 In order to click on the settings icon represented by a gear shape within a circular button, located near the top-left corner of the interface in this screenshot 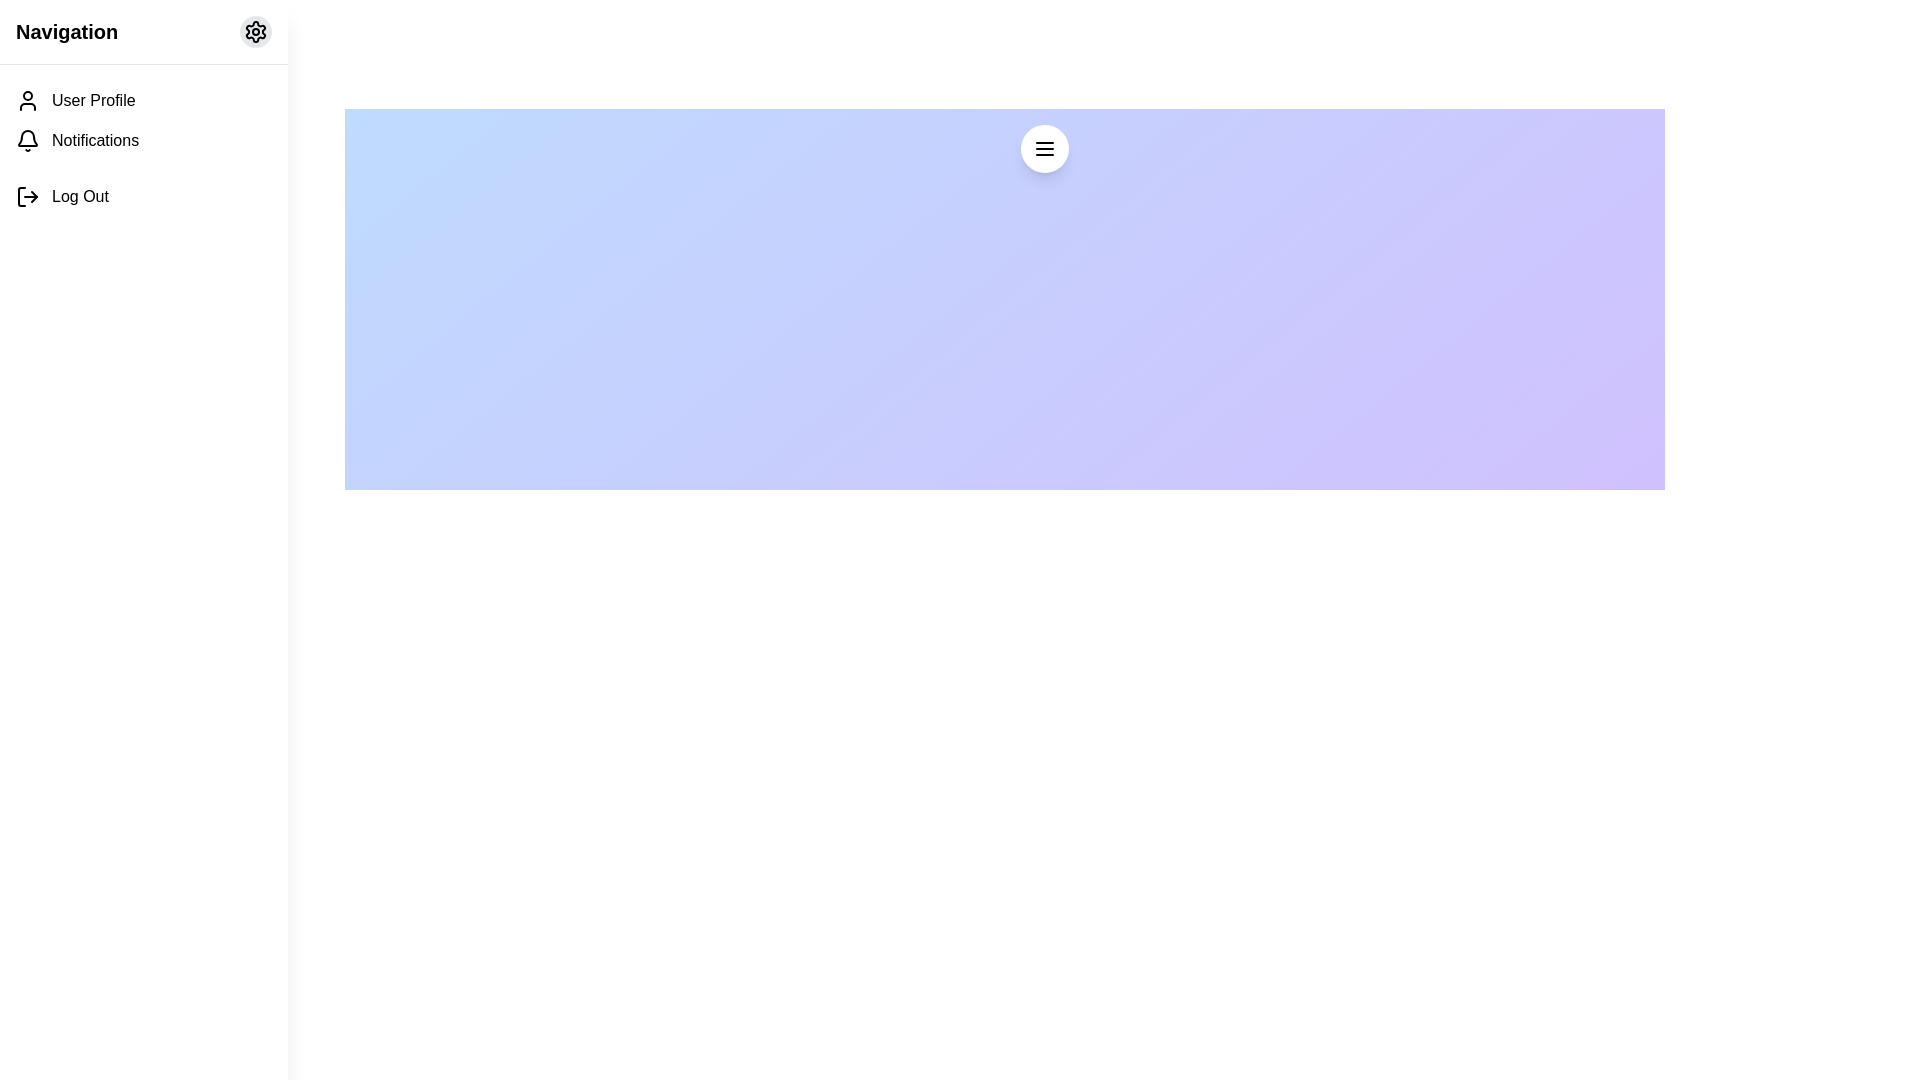, I will do `click(254, 31)`.